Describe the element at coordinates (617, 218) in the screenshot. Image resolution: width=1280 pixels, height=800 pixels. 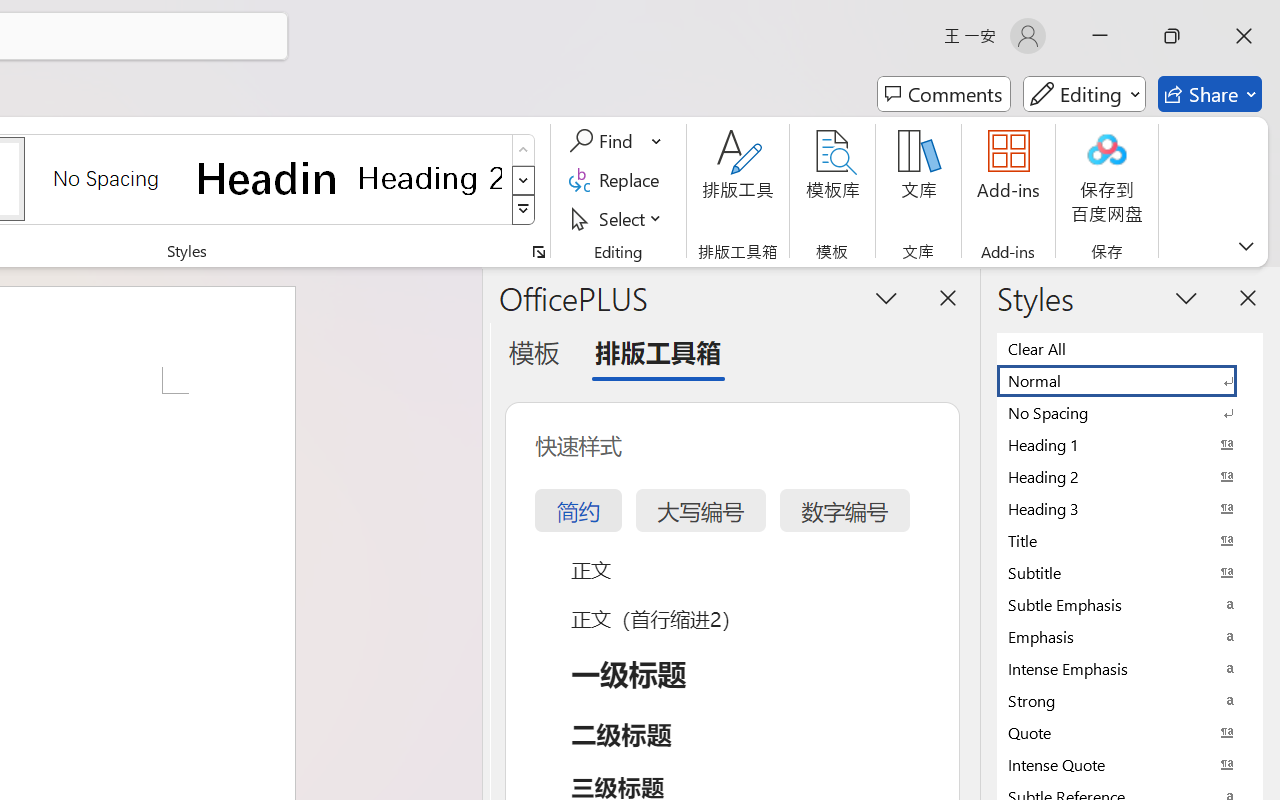
I see `'Select'` at that location.